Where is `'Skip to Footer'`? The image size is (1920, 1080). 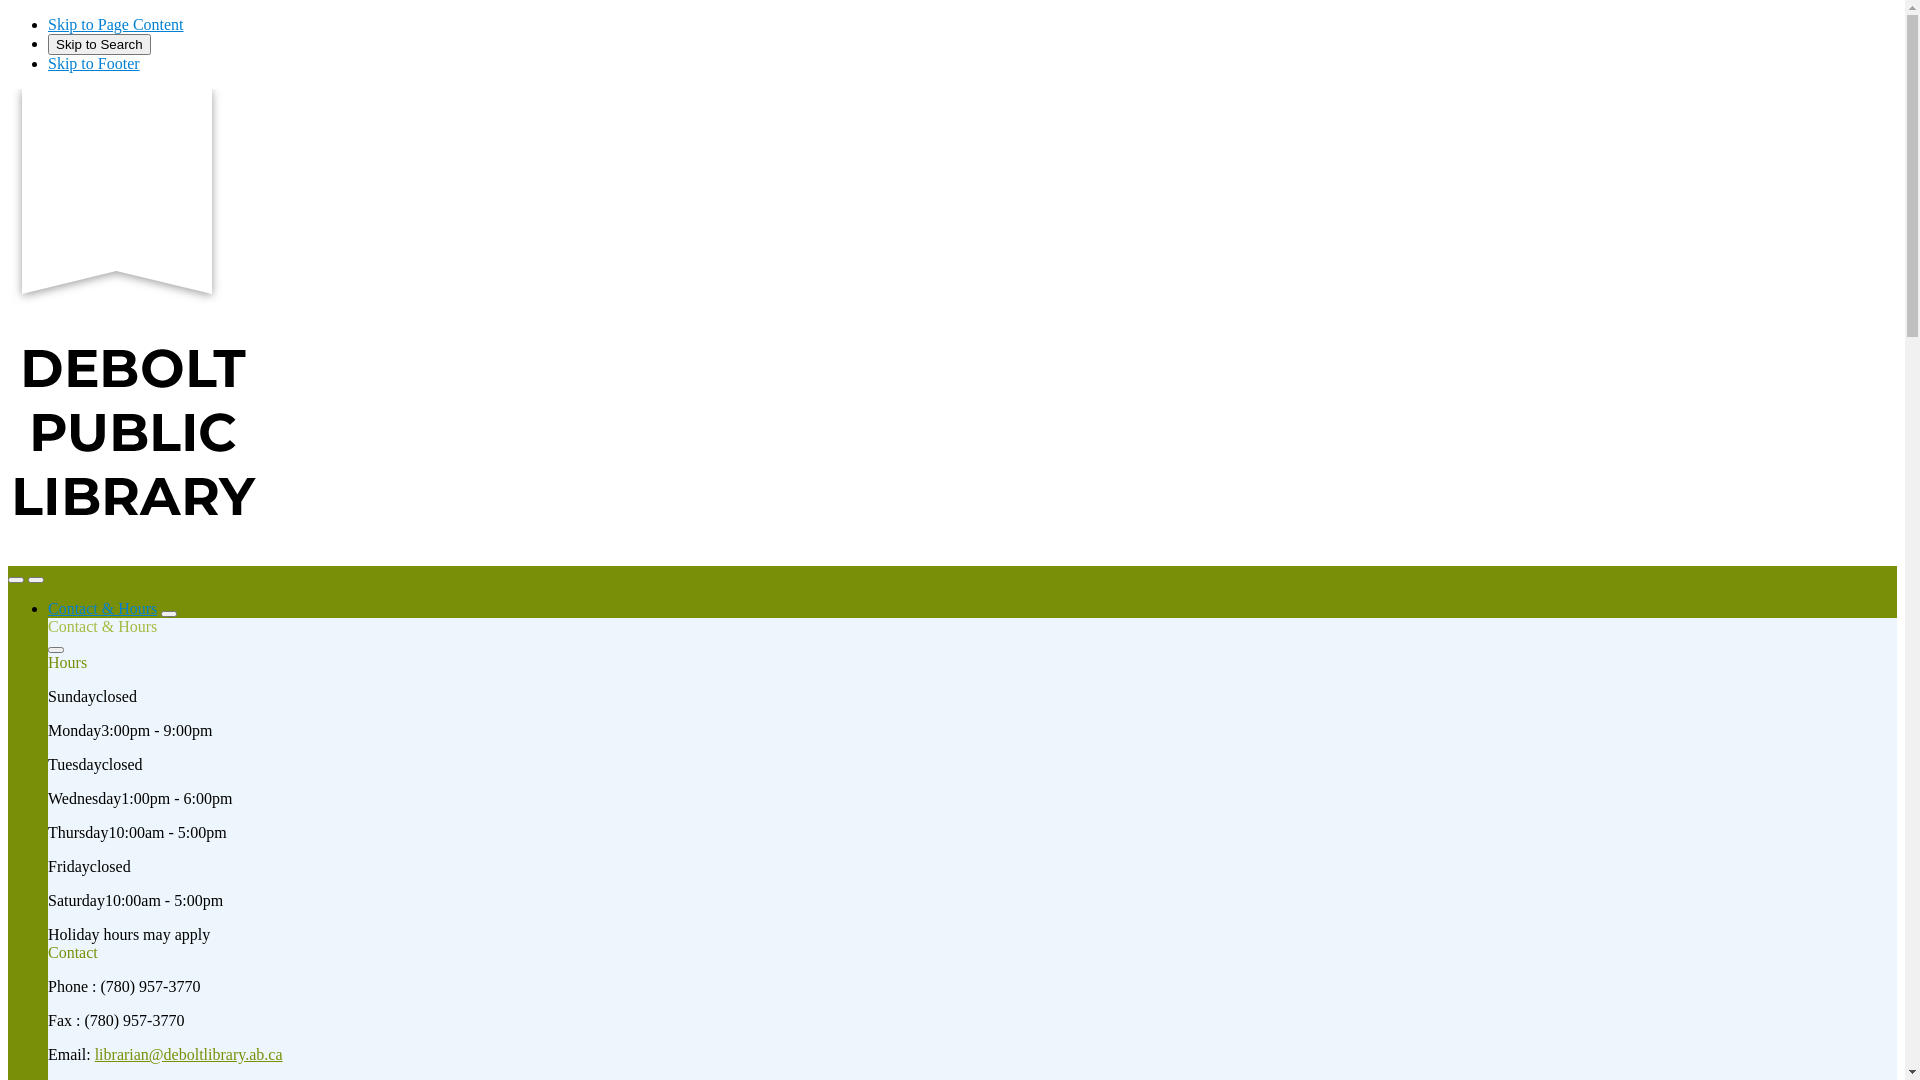
'Skip to Footer' is located at coordinates (93, 62).